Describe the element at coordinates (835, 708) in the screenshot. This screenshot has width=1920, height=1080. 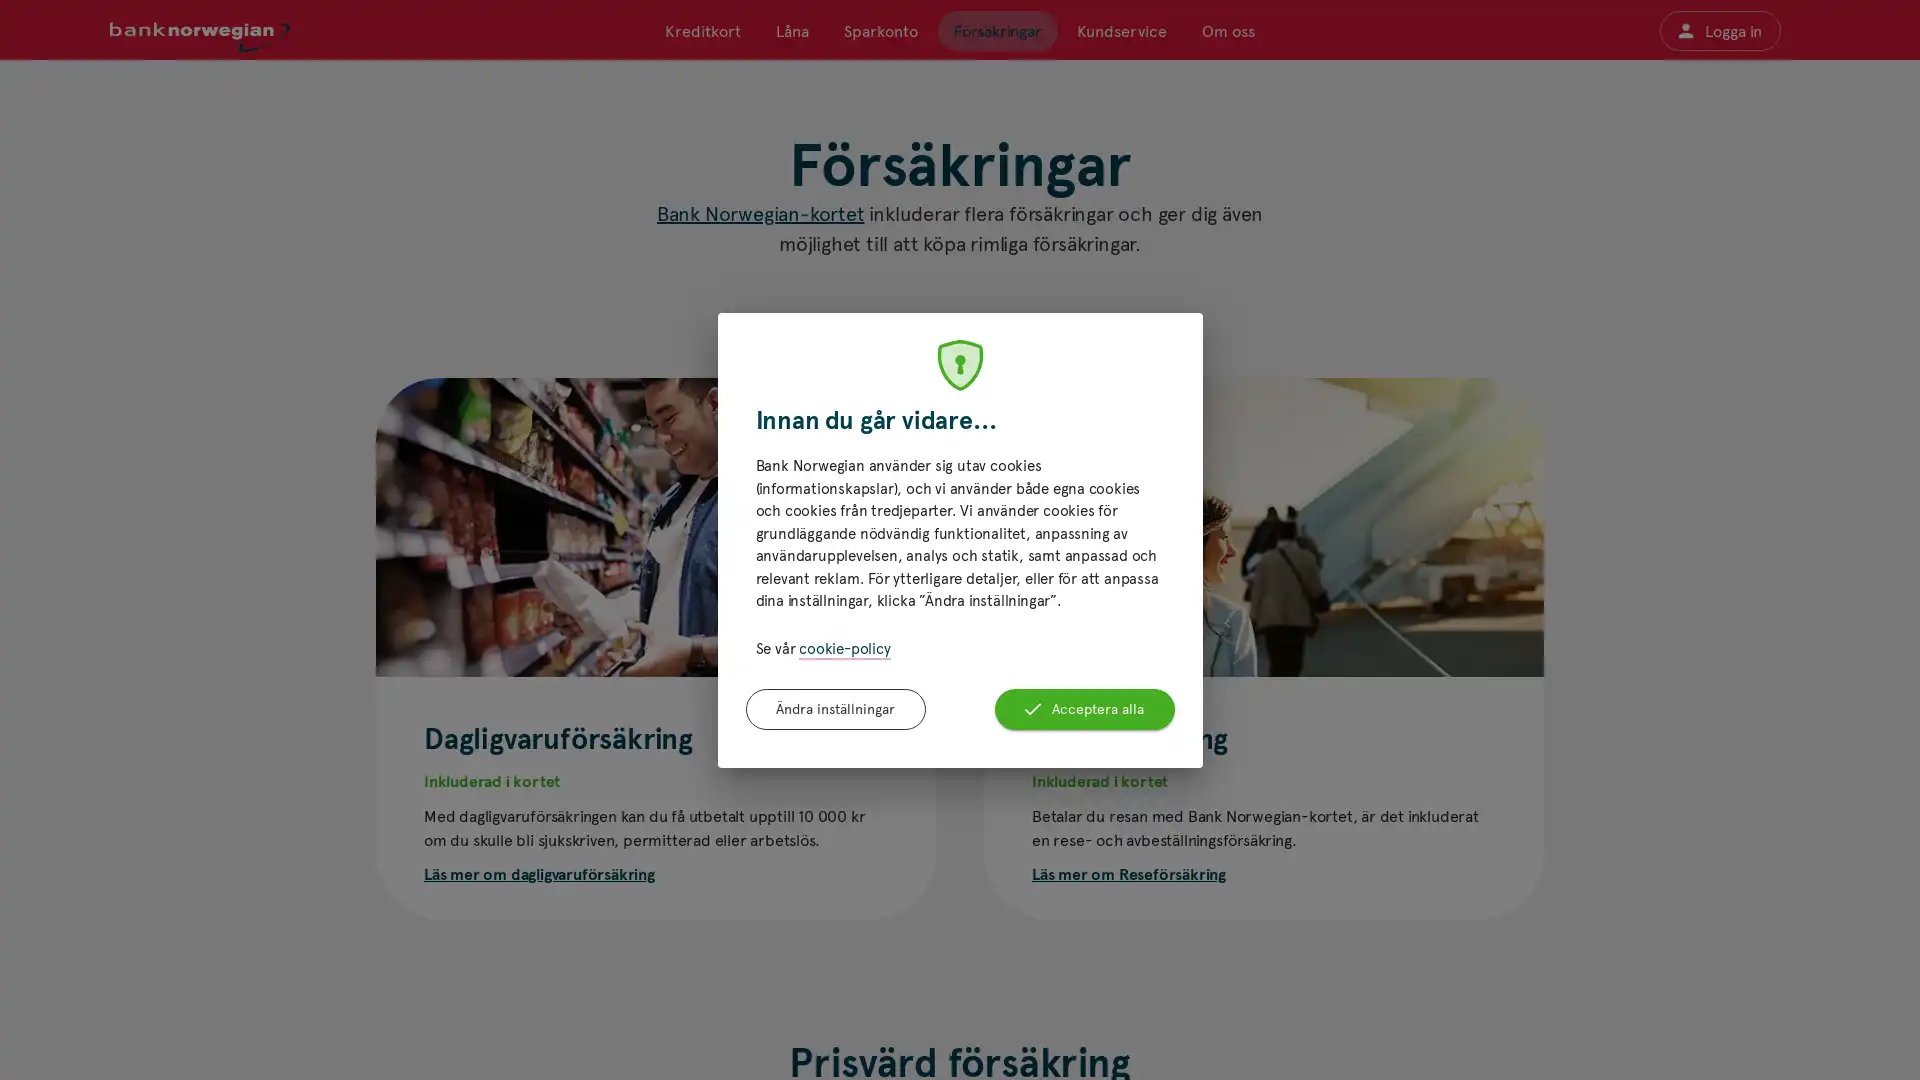
I see `Andra installningar` at that location.